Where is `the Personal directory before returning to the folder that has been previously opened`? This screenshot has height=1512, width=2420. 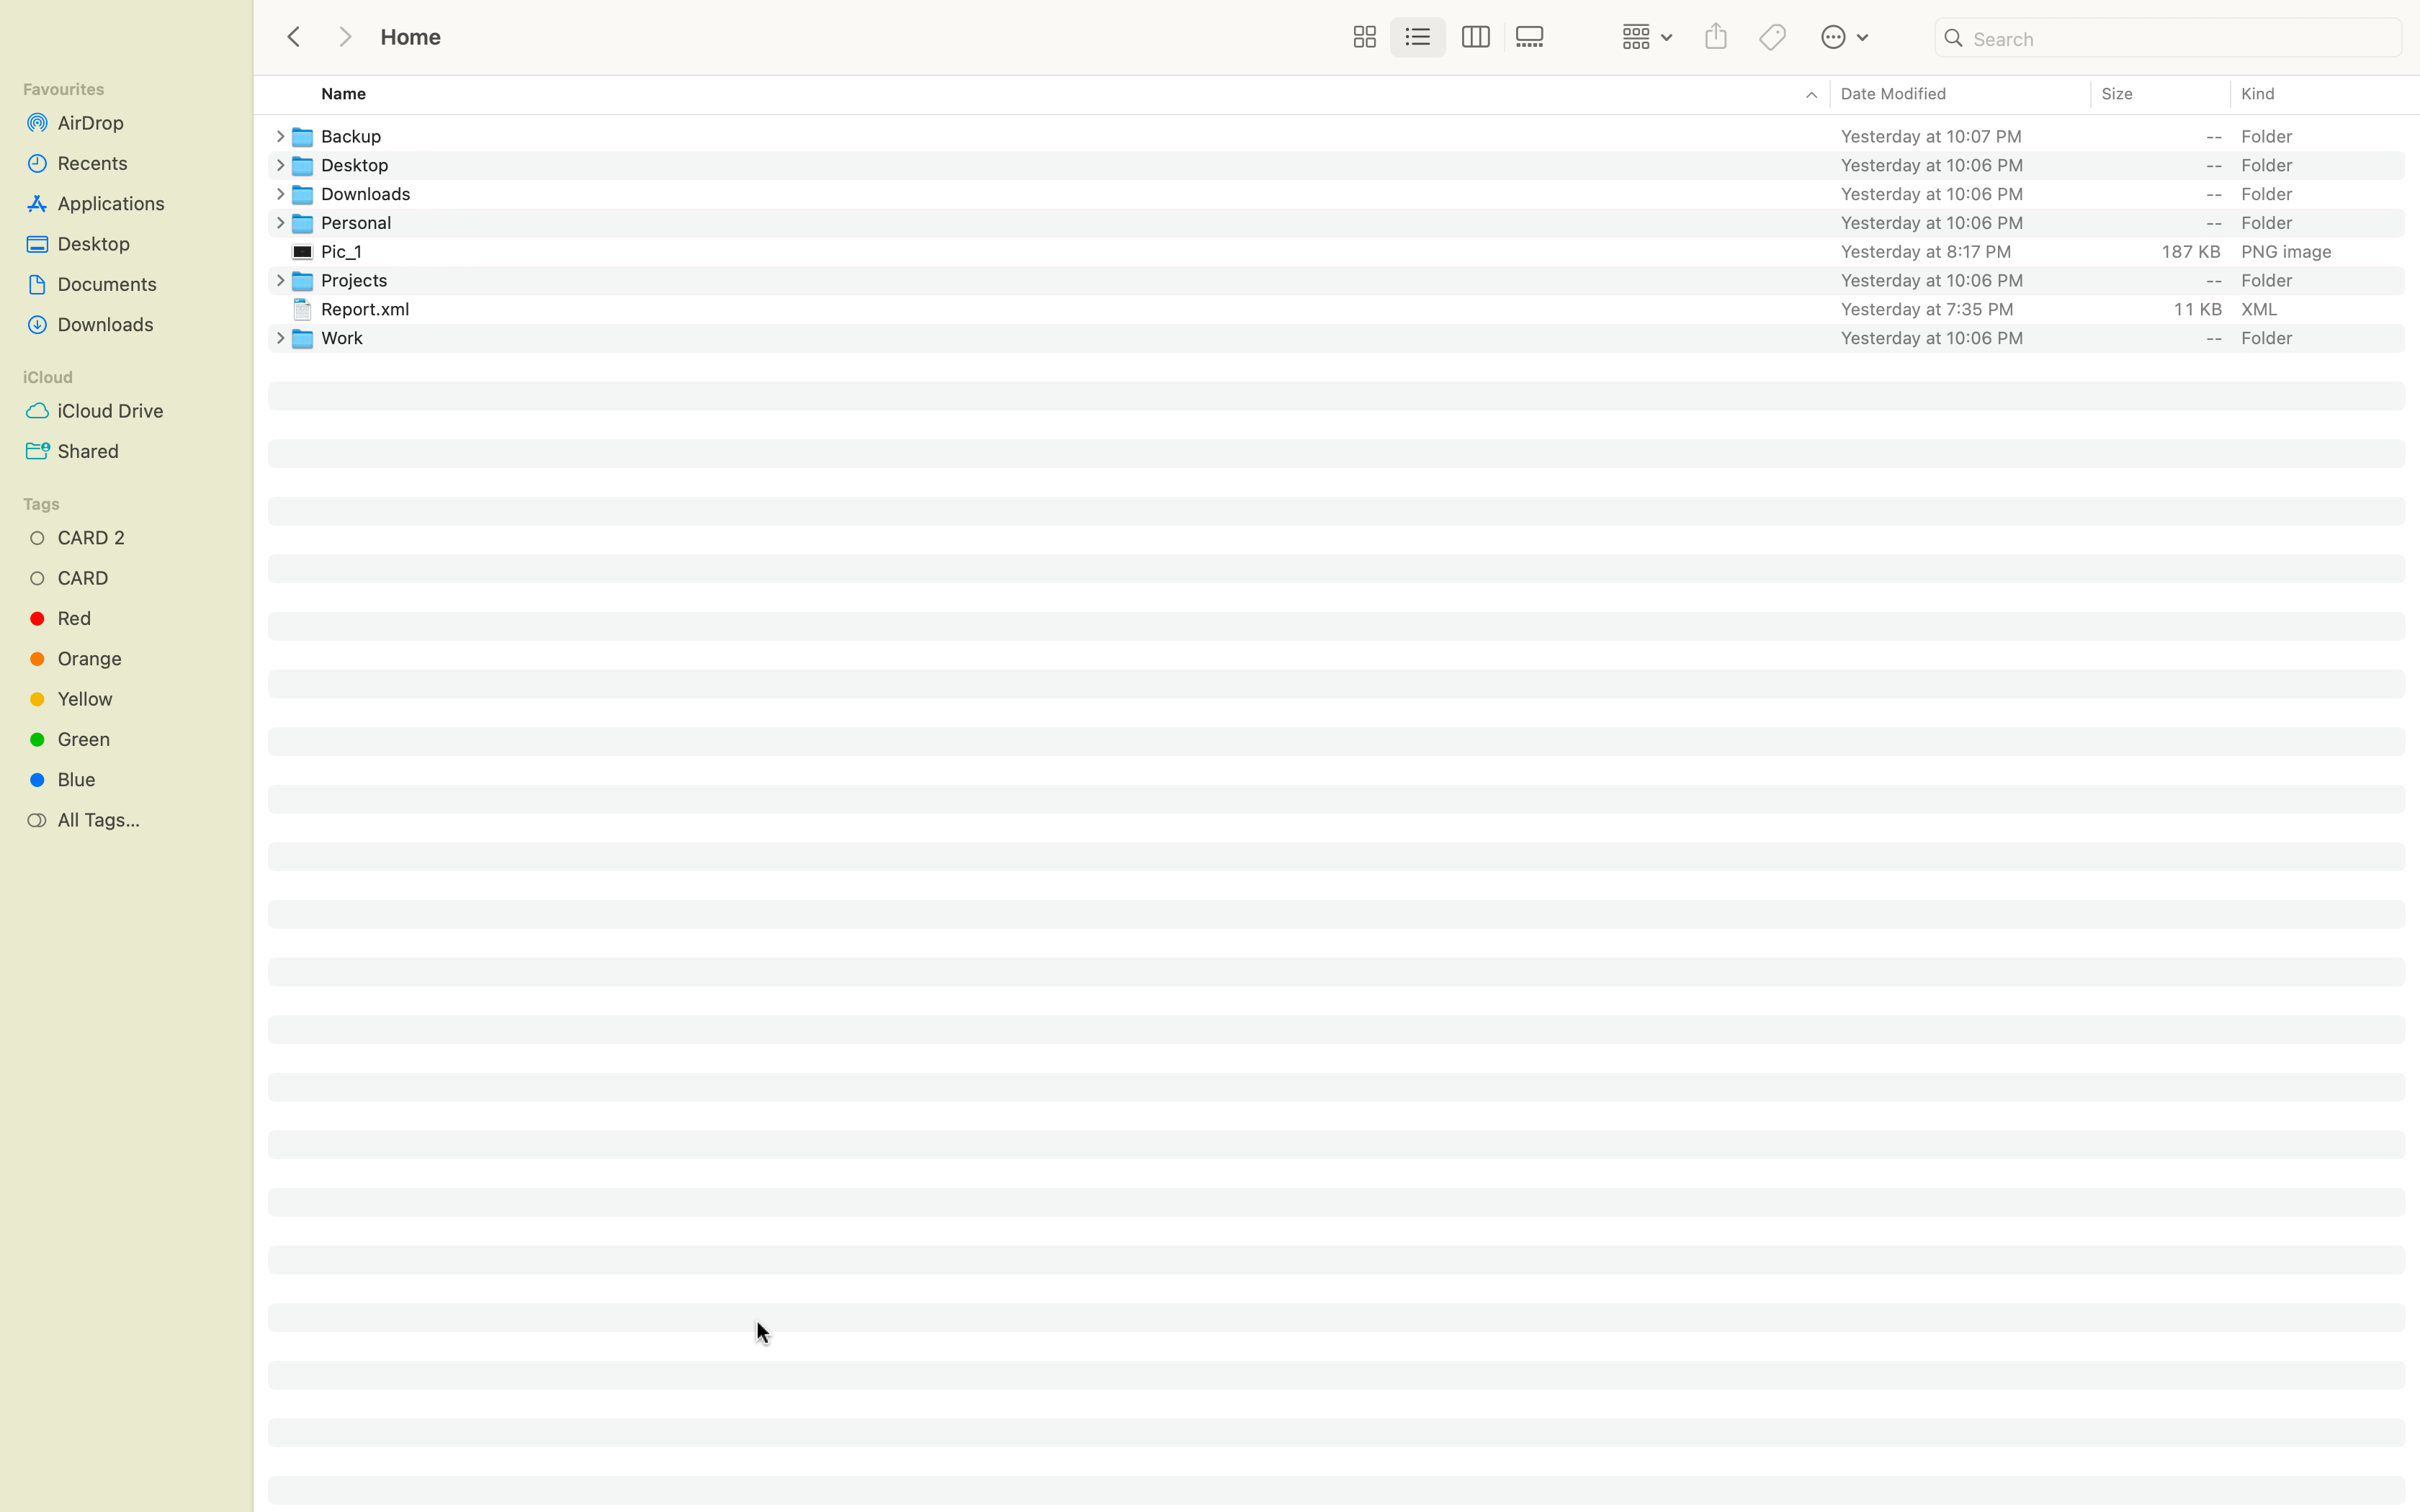 the Personal directory before returning to the folder that has been previously opened is located at coordinates (1355, 221).